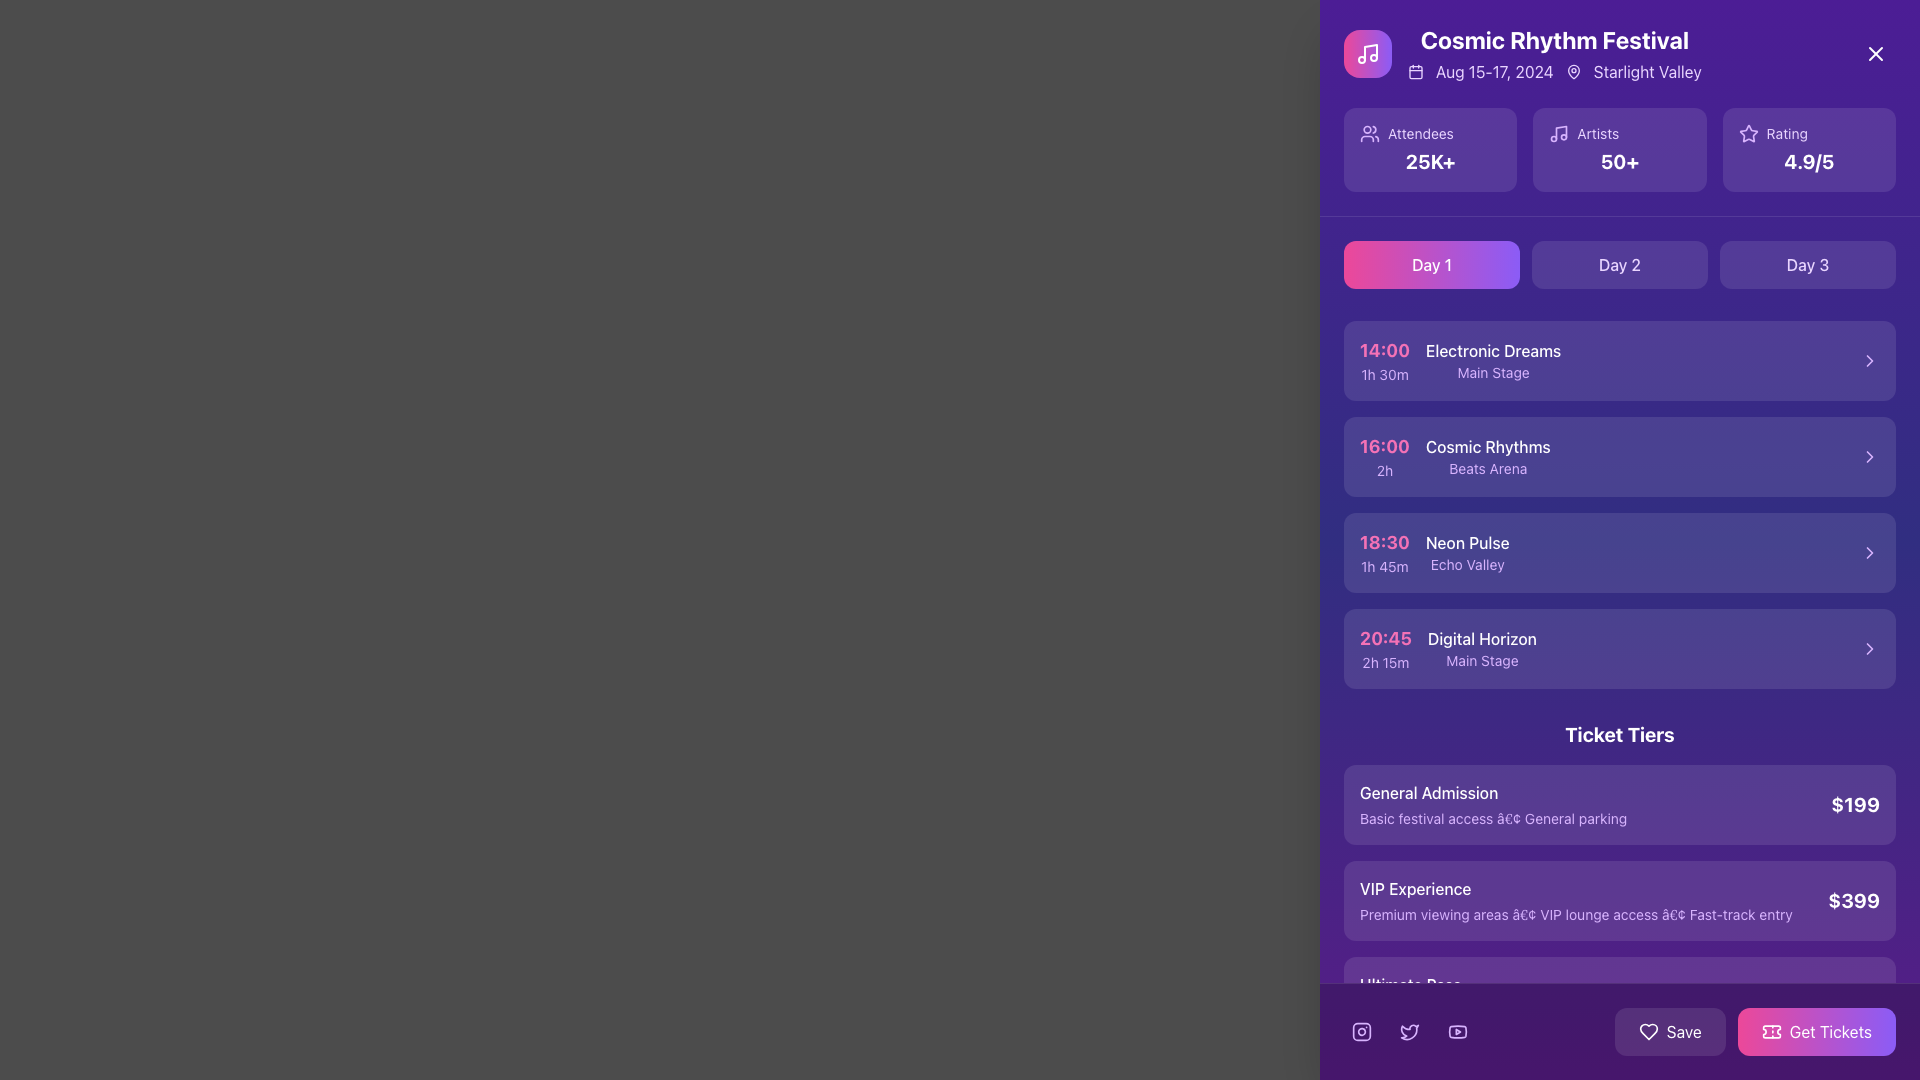 This screenshot has width=1920, height=1080. I want to click on the 'VIP Experience' text label, which is displayed in white font on a purple background, so click(1575, 887).